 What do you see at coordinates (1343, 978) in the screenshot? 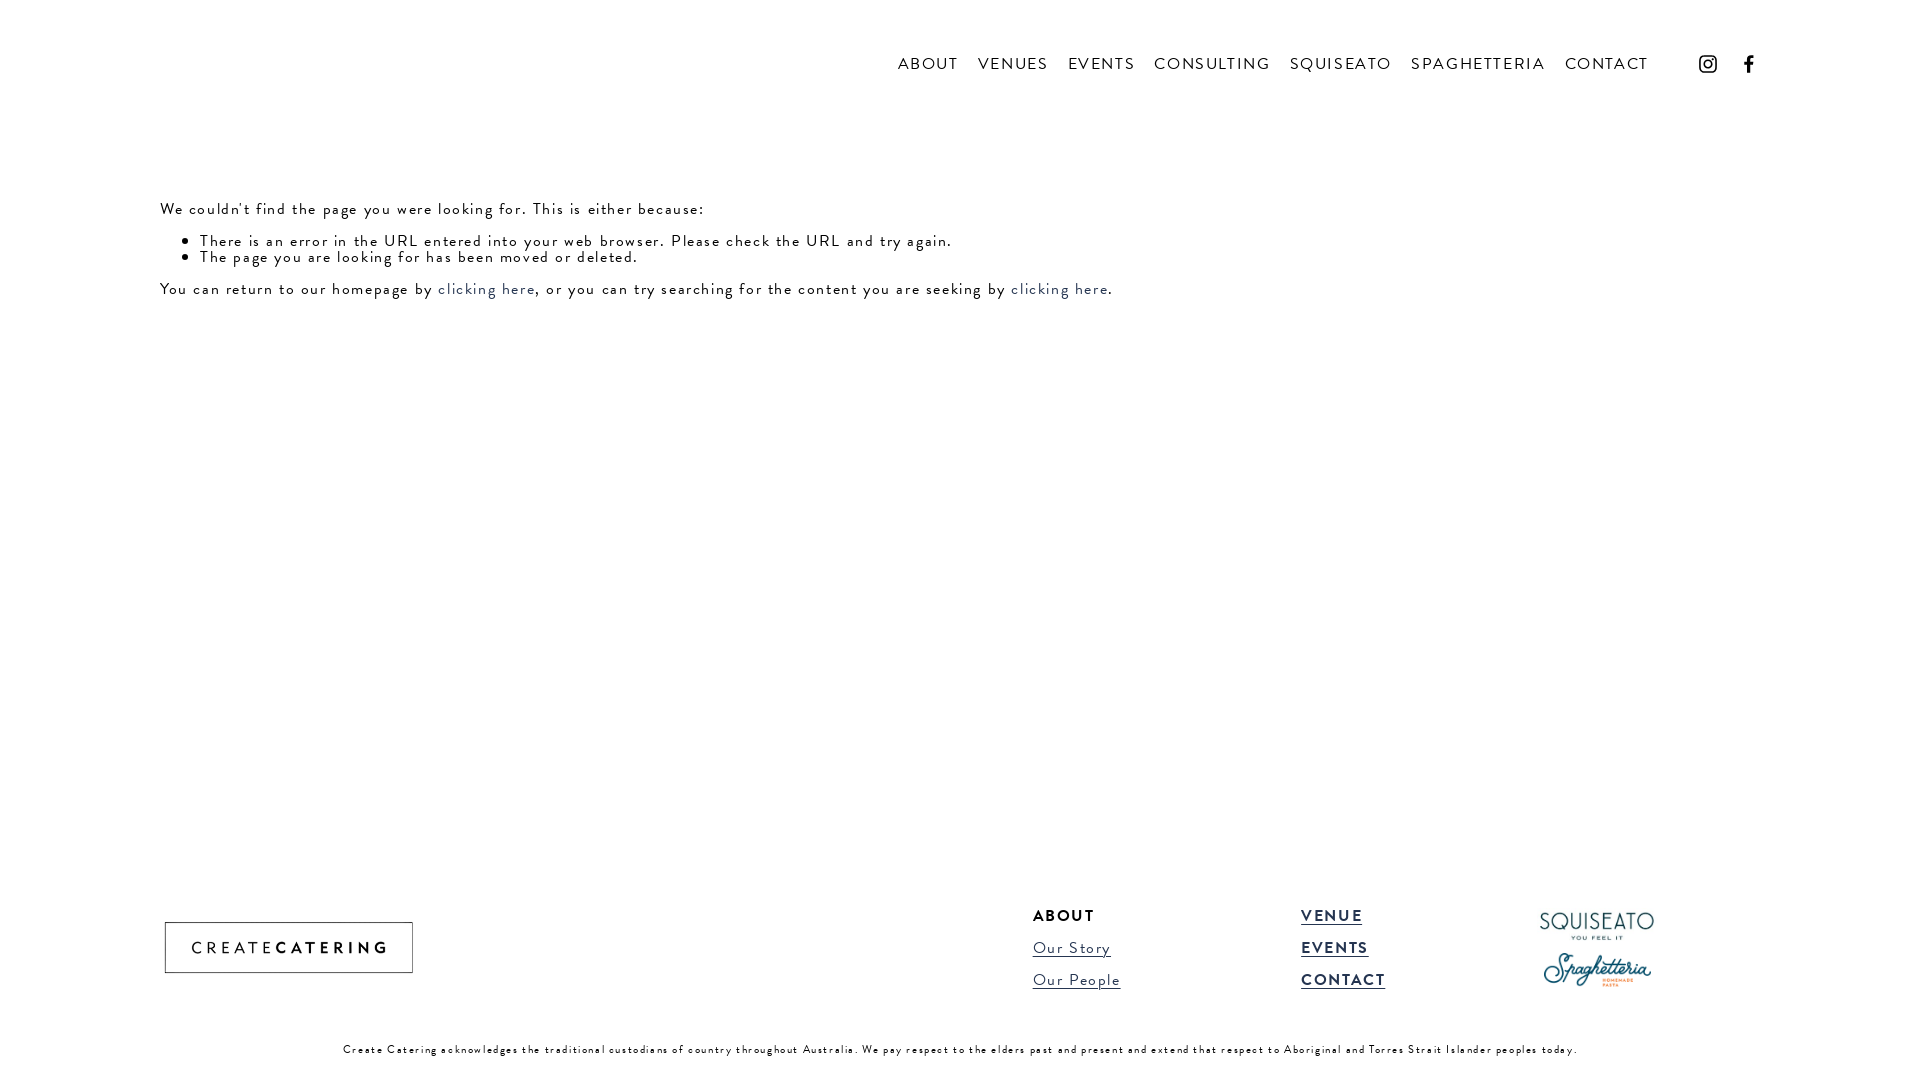
I see `'CONTACT'` at bounding box center [1343, 978].